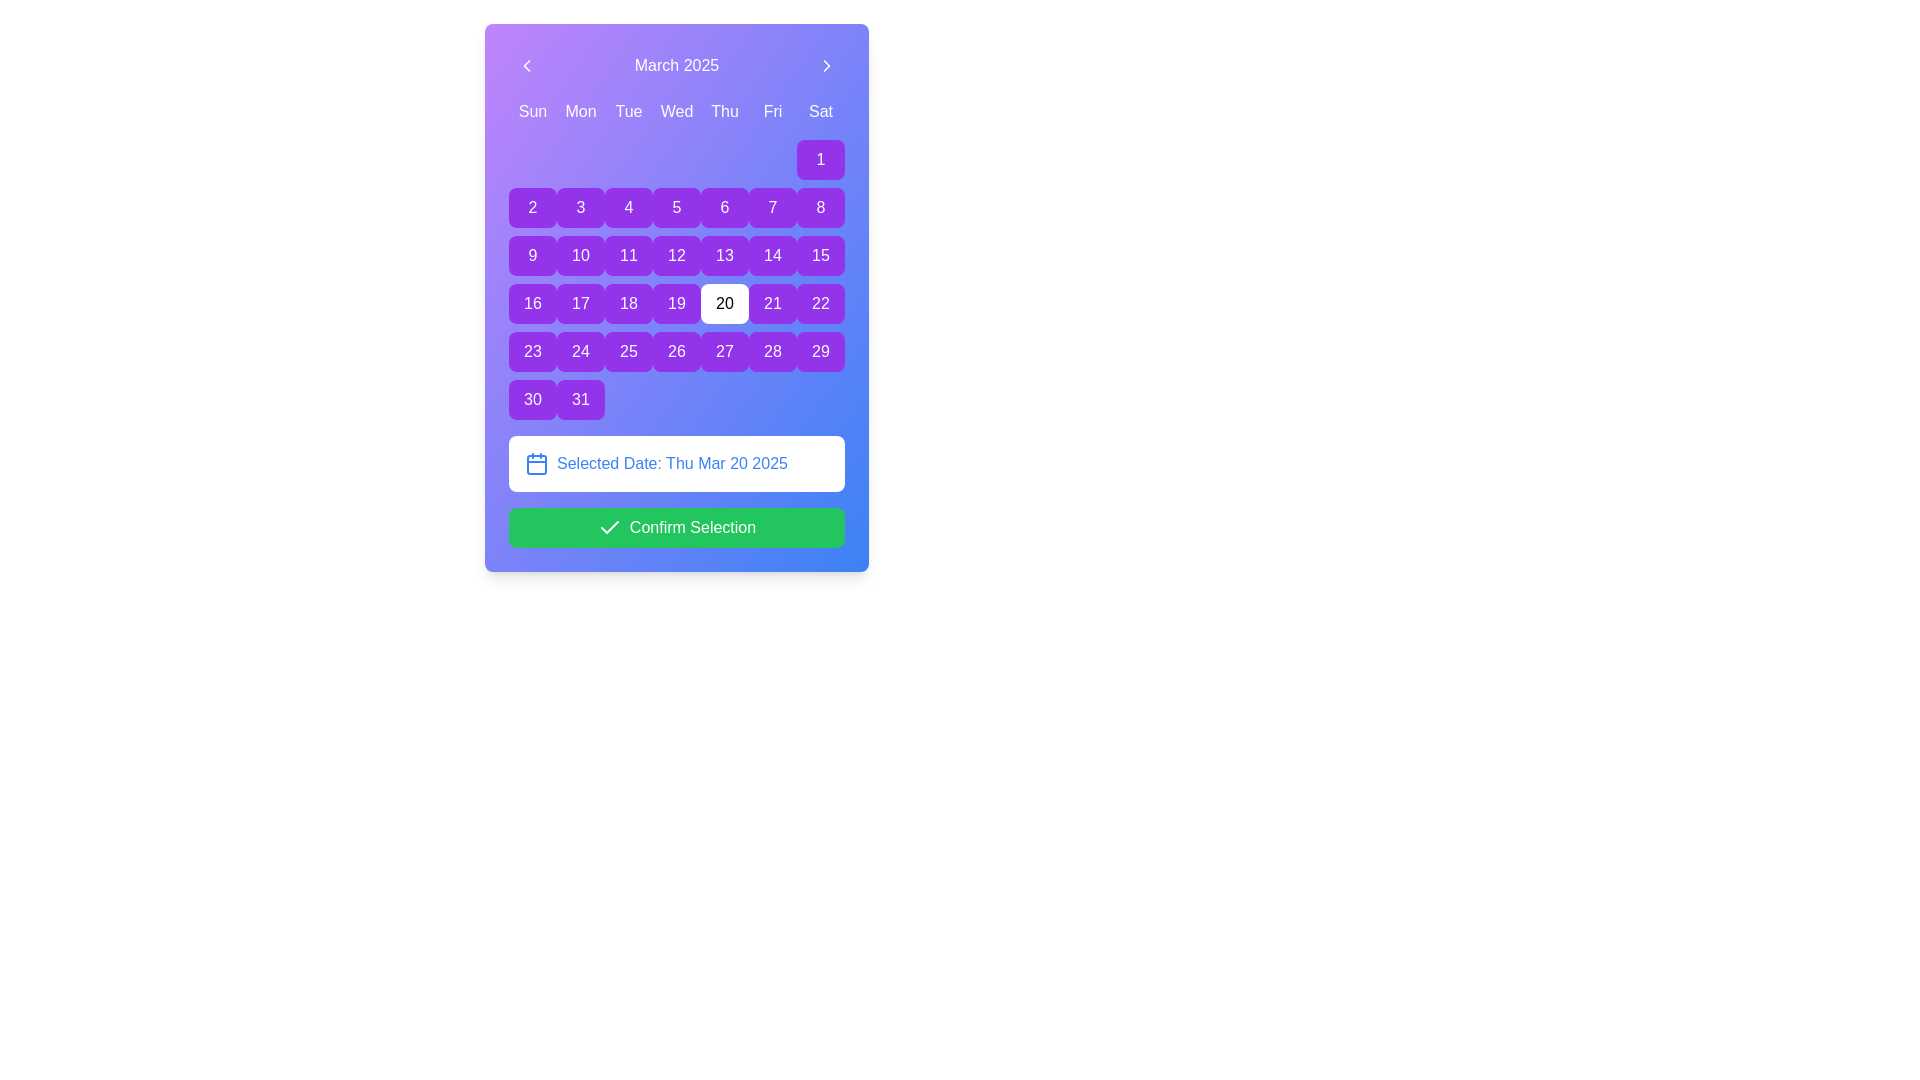 This screenshot has width=1920, height=1080. What do you see at coordinates (723, 111) in the screenshot?
I see `the label displaying 'Thu' in white text with a rounded styling against a purple background, positioned between 'Wed' and 'Fri' at the top of the calendar interface` at bounding box center [723, 111].